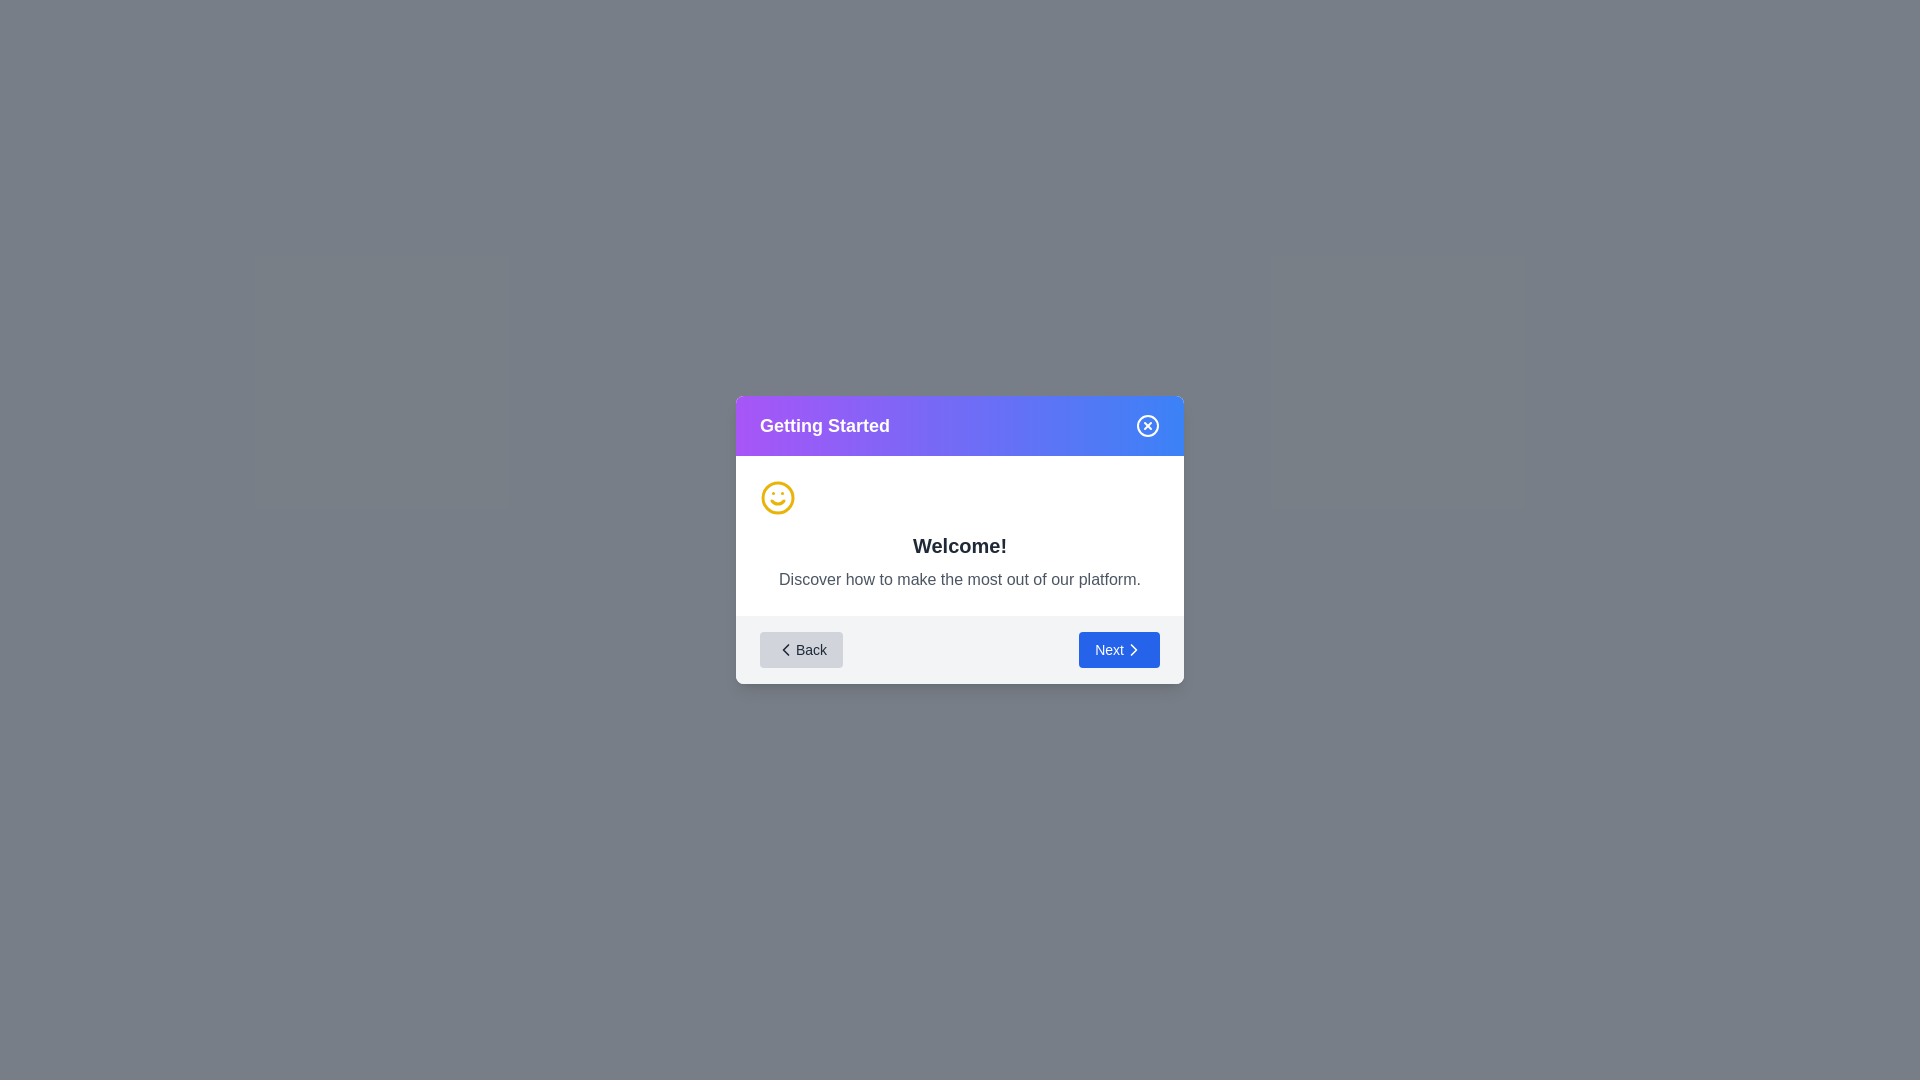  I want to click on the decorative emoji icon located in the 'Getting Started' dialog box, positioned above the text 'Welcome!' and to the left of the textual content, so click(776, 496).